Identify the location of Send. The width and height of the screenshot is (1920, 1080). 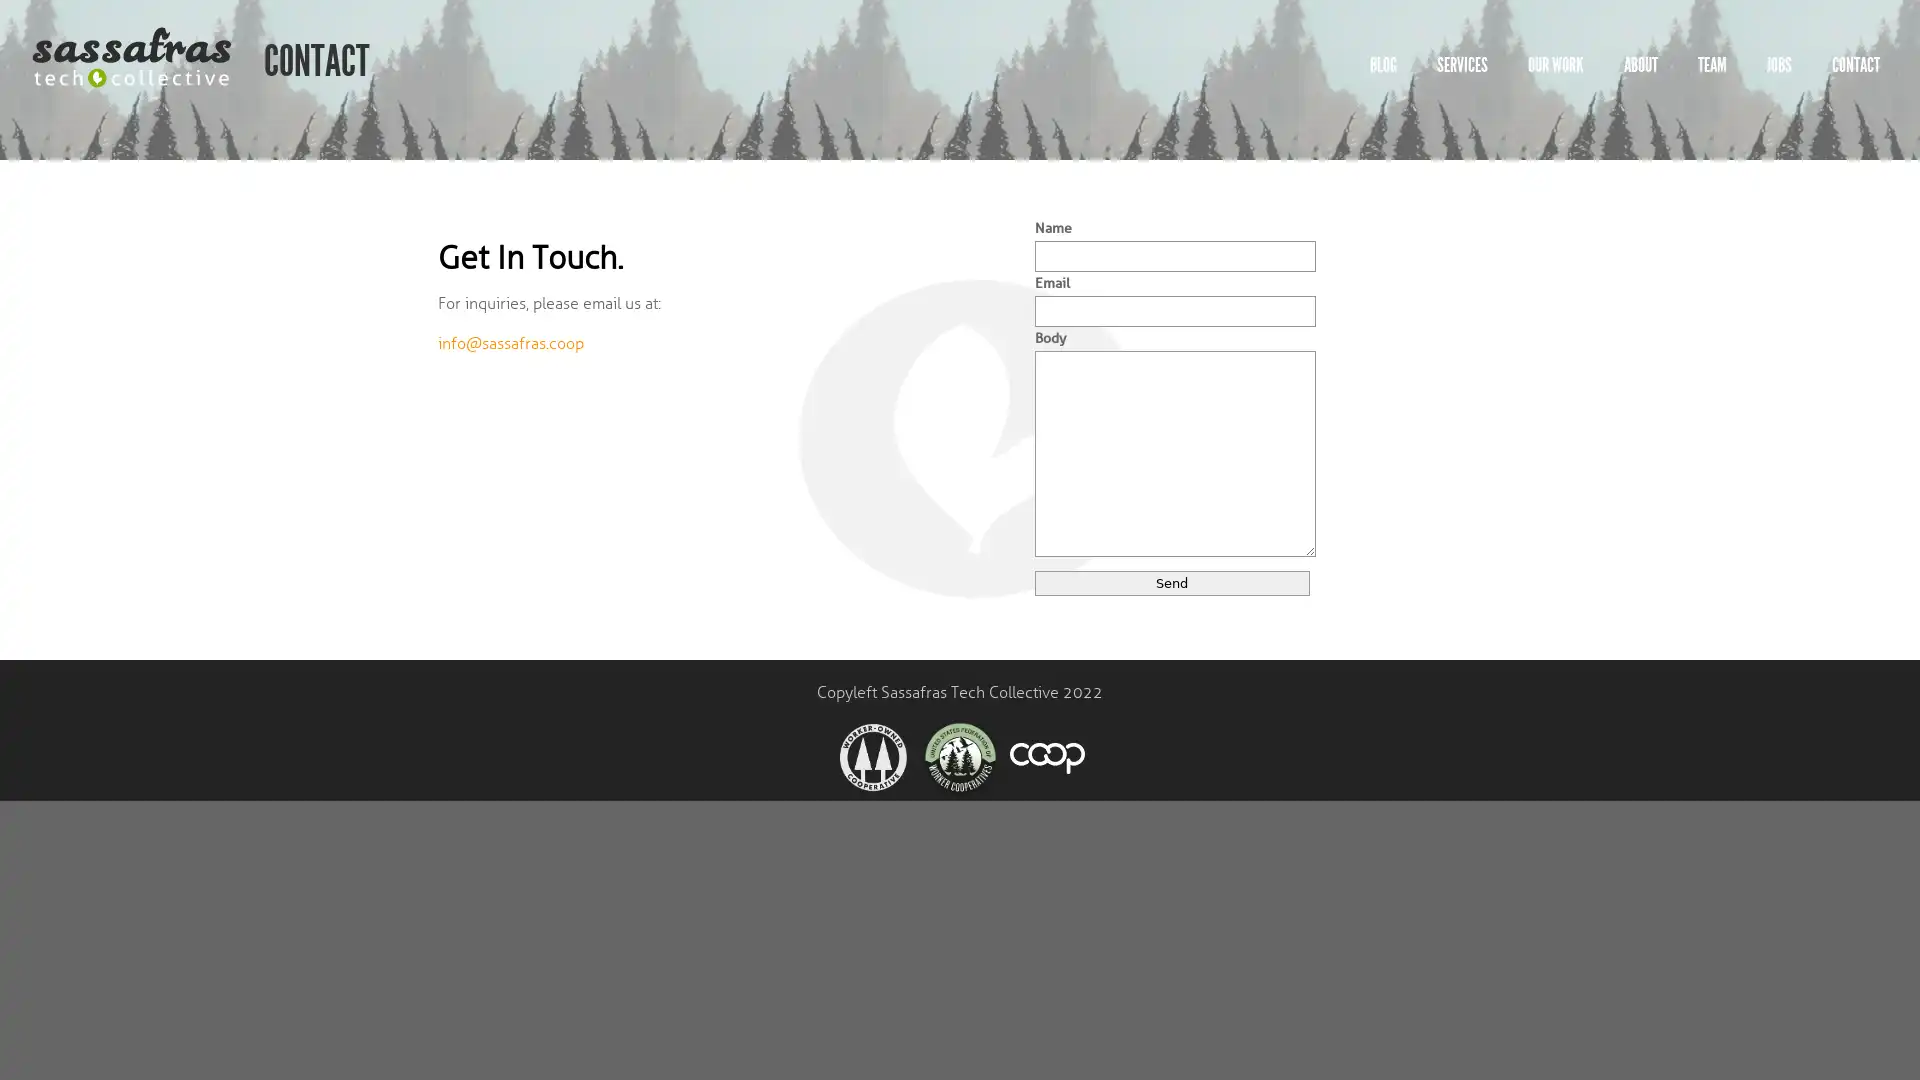
(1171, 582).